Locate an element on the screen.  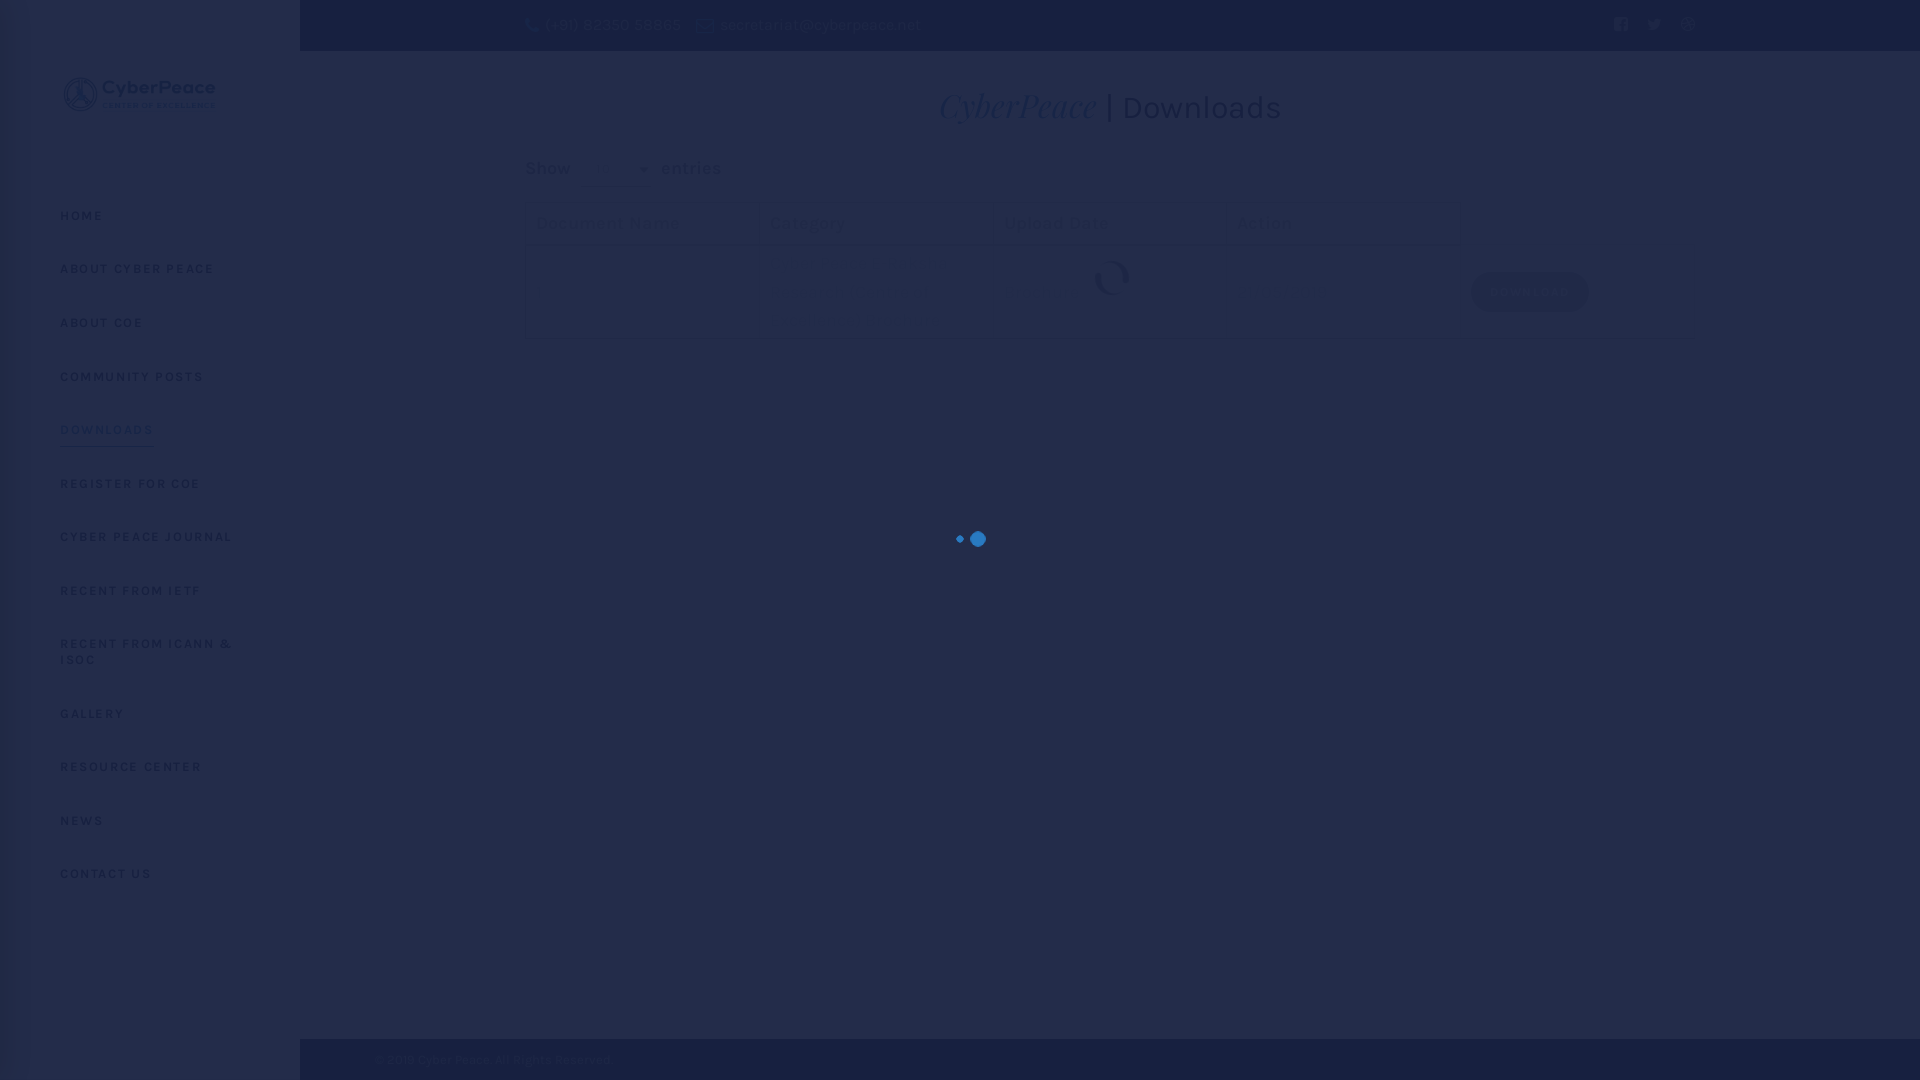
'secretariat@cyberpeace.net' is located at coordinates (808, 25).